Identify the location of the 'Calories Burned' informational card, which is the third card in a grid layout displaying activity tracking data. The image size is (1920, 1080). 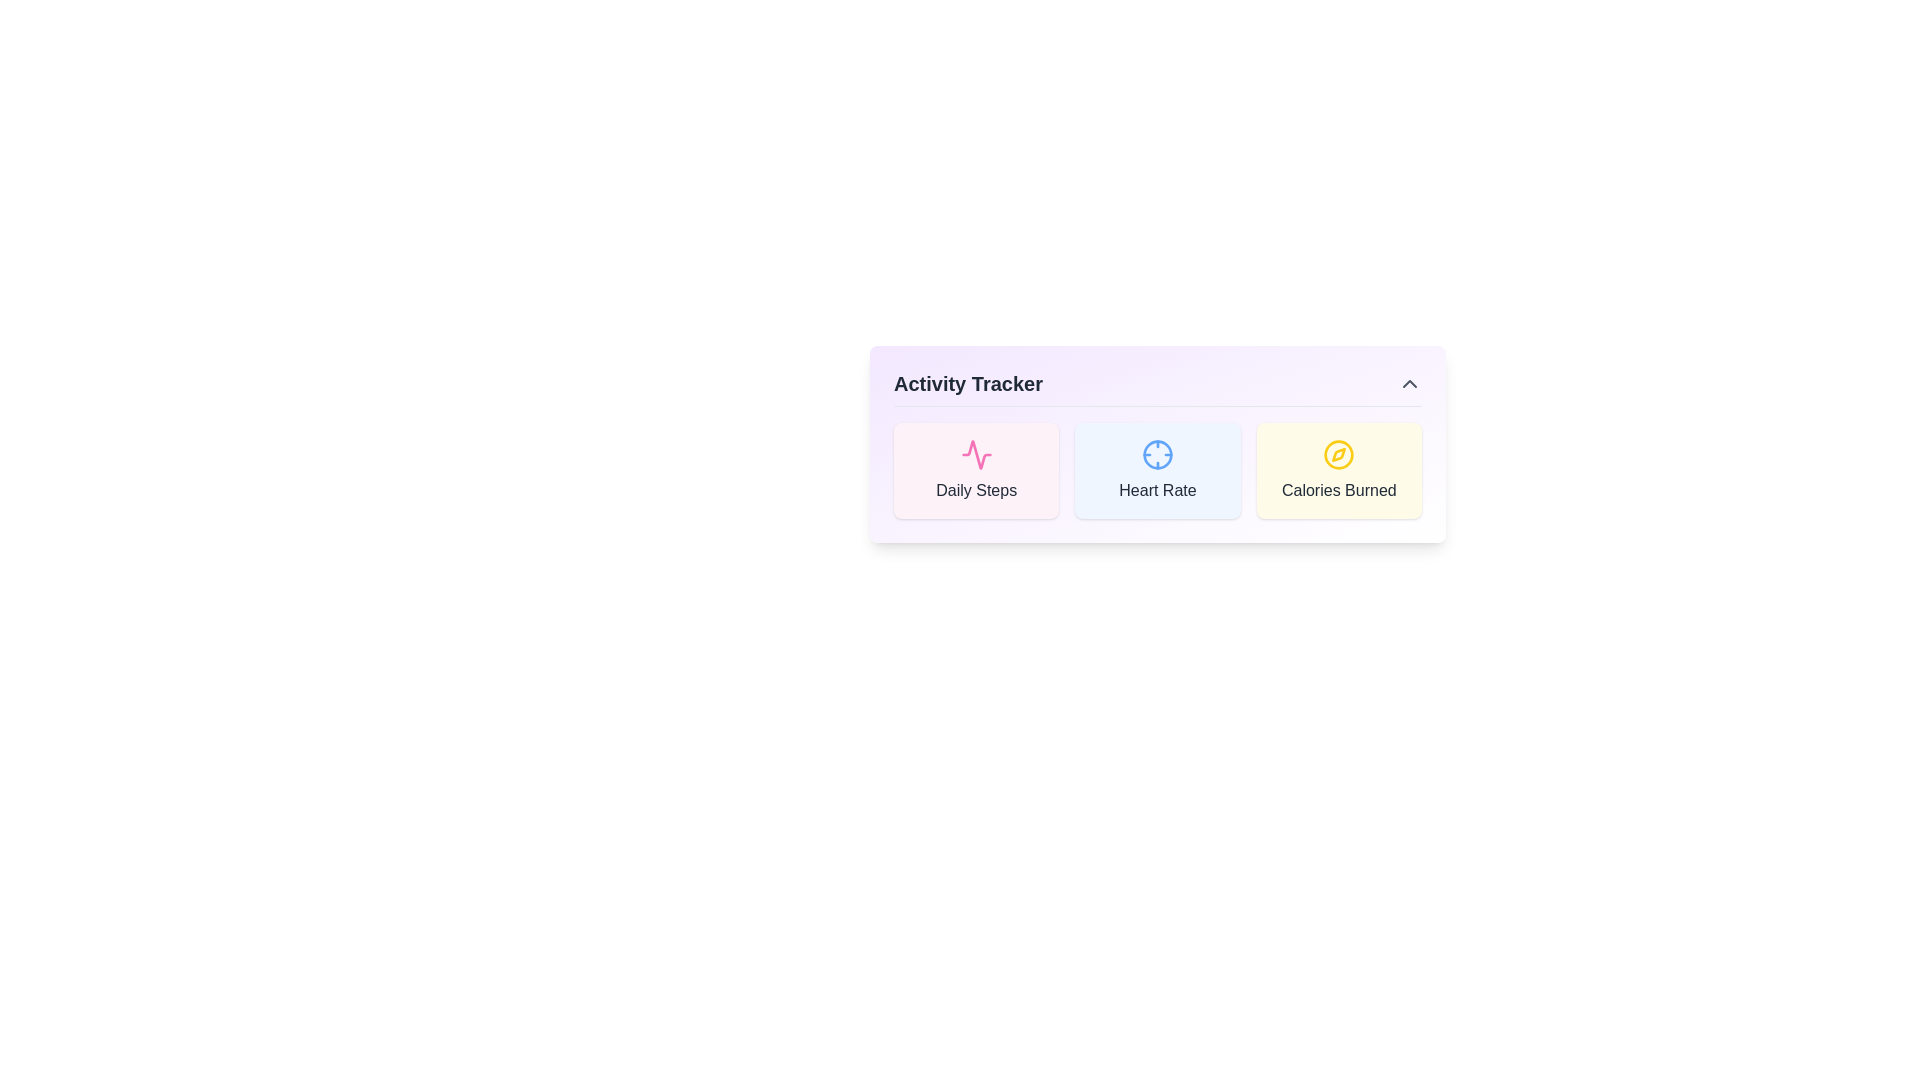
(1339, 470).